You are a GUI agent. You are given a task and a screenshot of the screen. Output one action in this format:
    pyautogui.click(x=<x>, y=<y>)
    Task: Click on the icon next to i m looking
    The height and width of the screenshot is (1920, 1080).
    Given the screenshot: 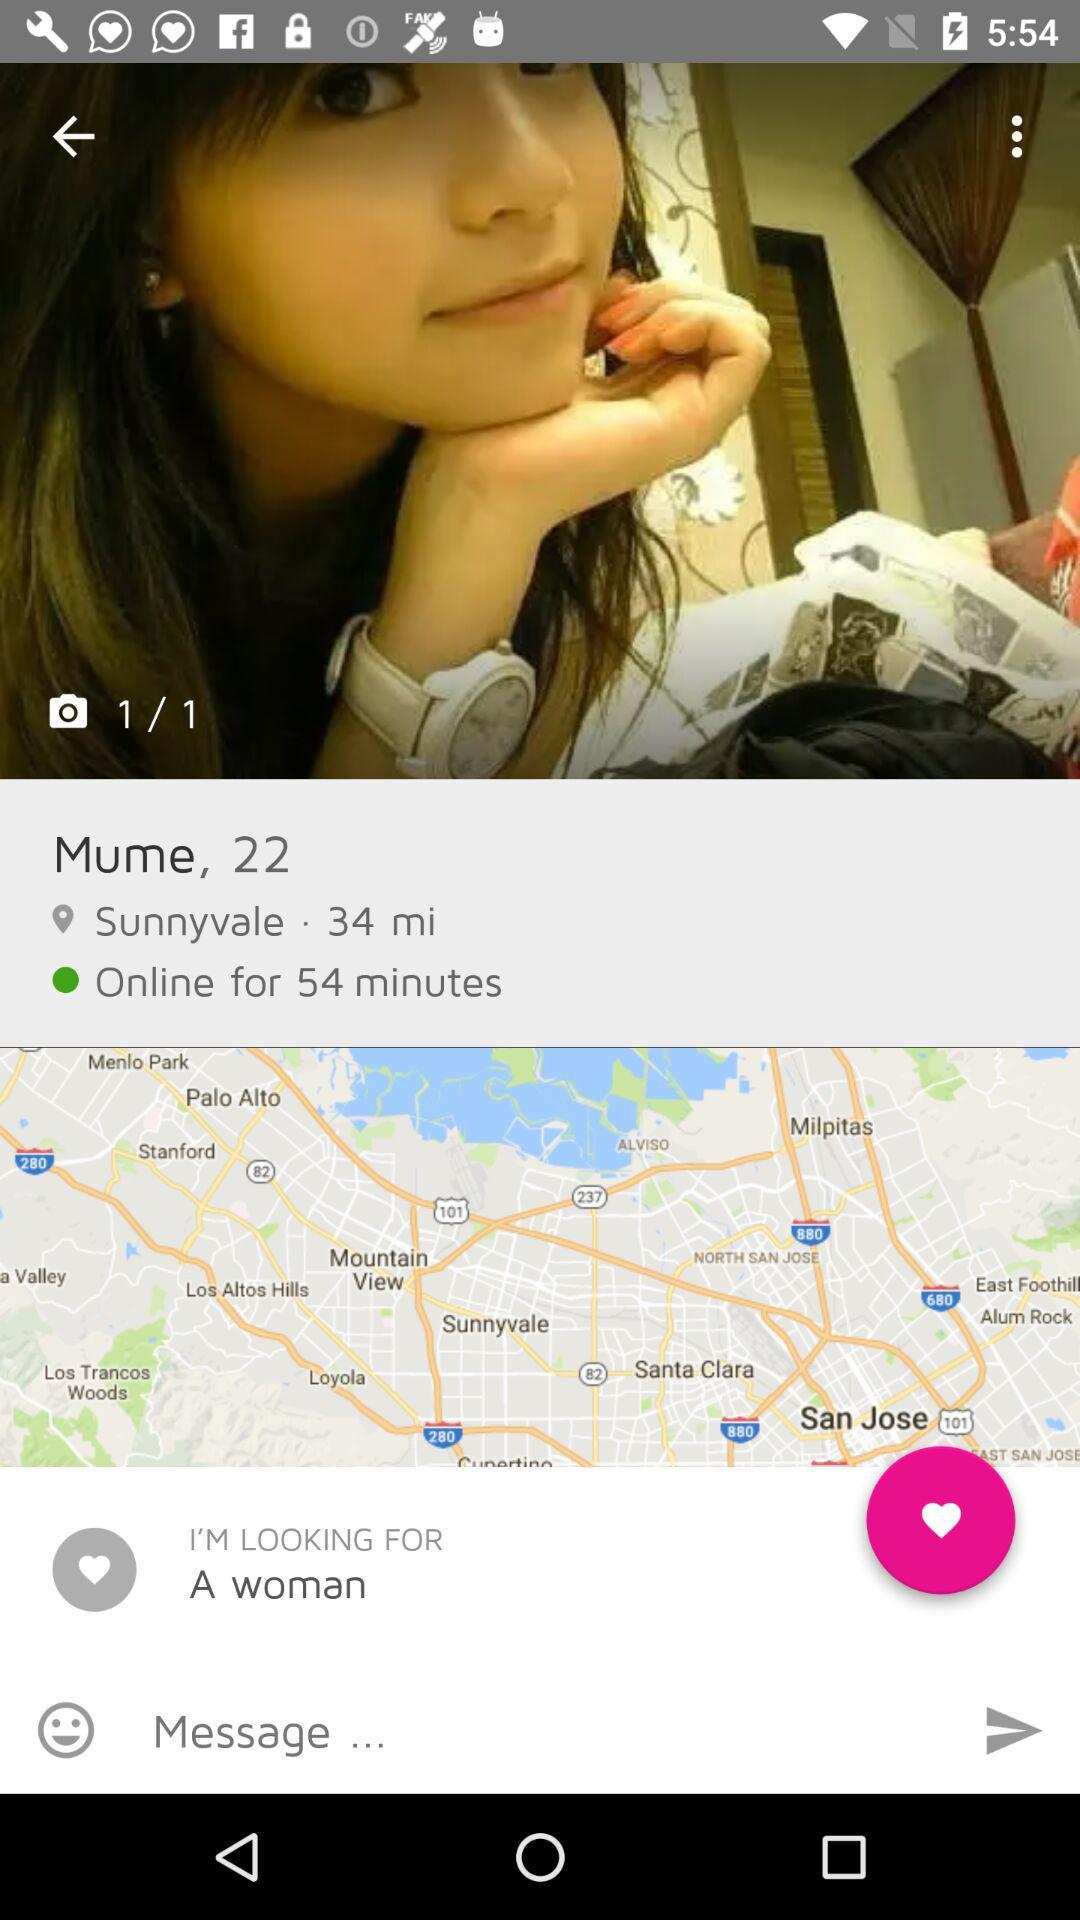 What is the action you would take?
    pyautogui.click(x=940, y=1527)
    